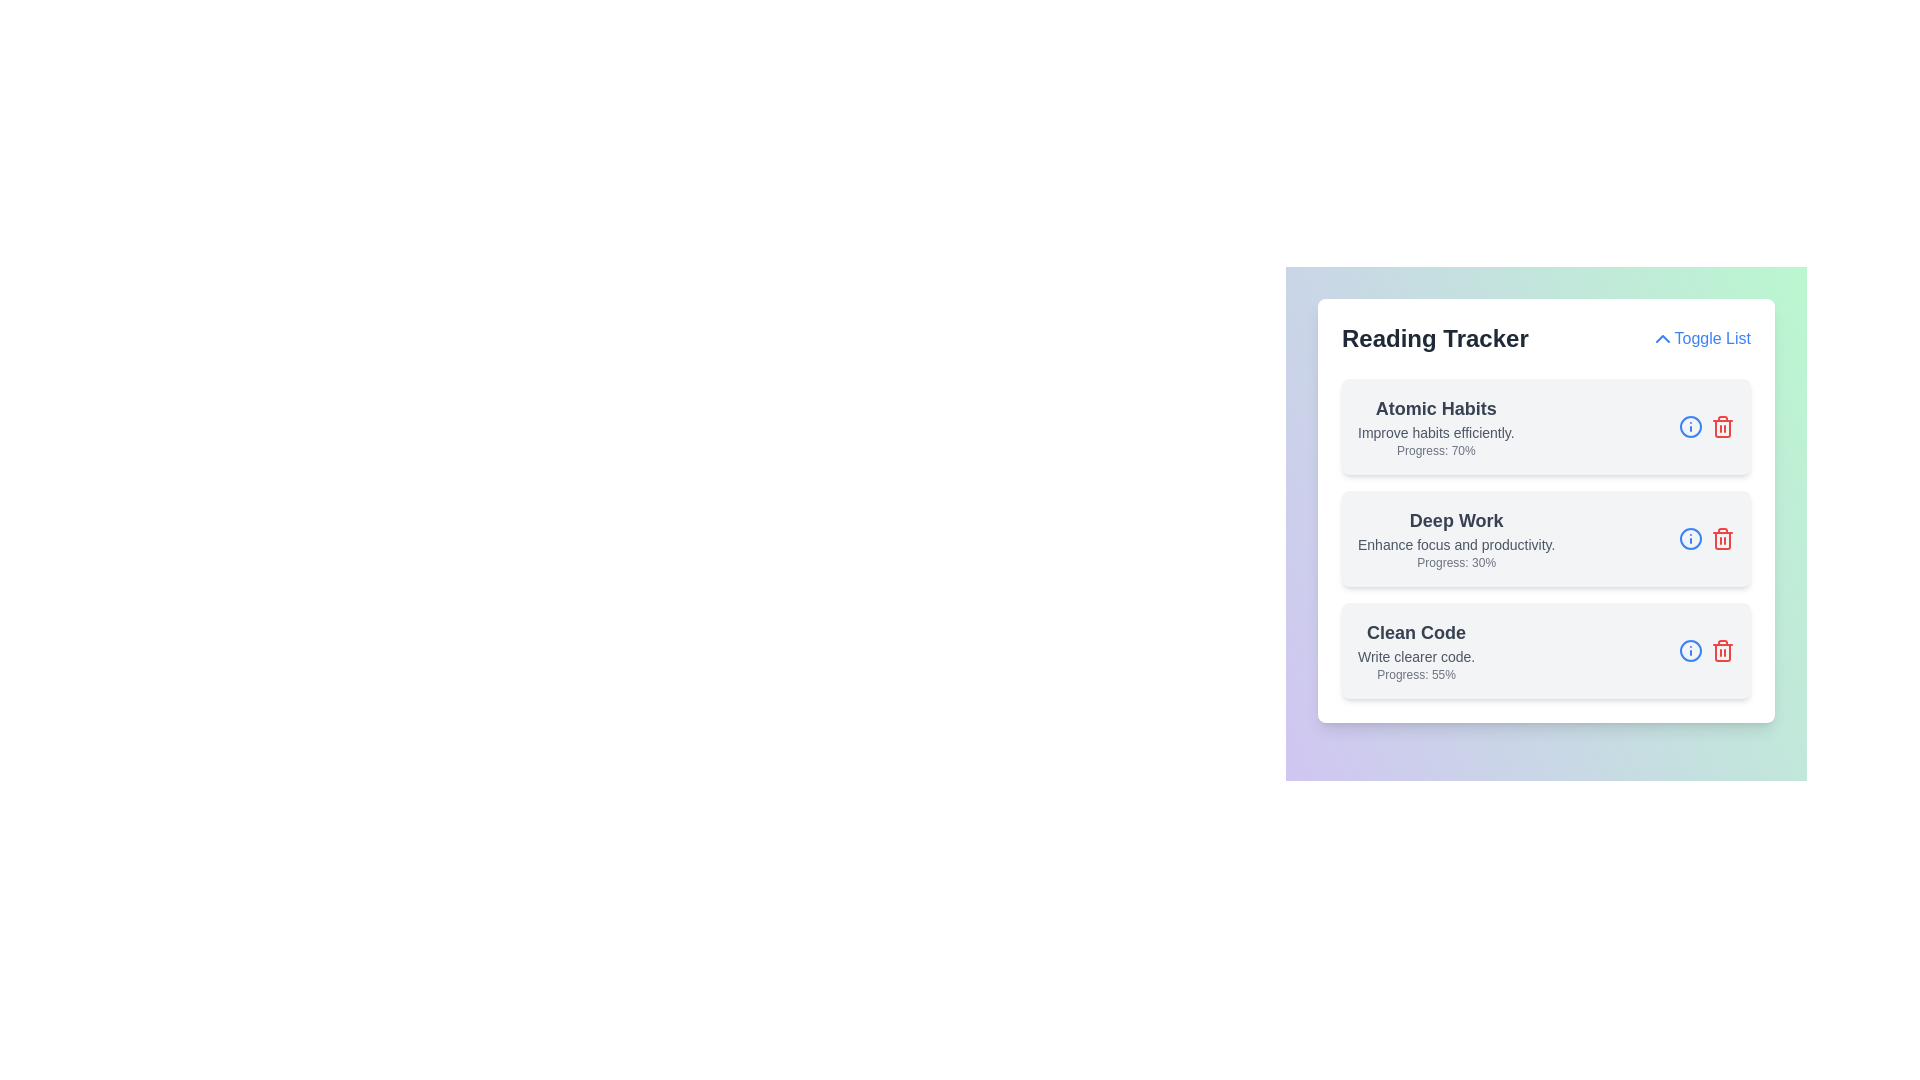 This screenshot has width=1920, height=1080. Describe the element at coordinates (1415, 632) in the screenshot. I see `text content of the title label for the third item in the 'Reading Tracker' section, which indicates the subject or book name` at that location.